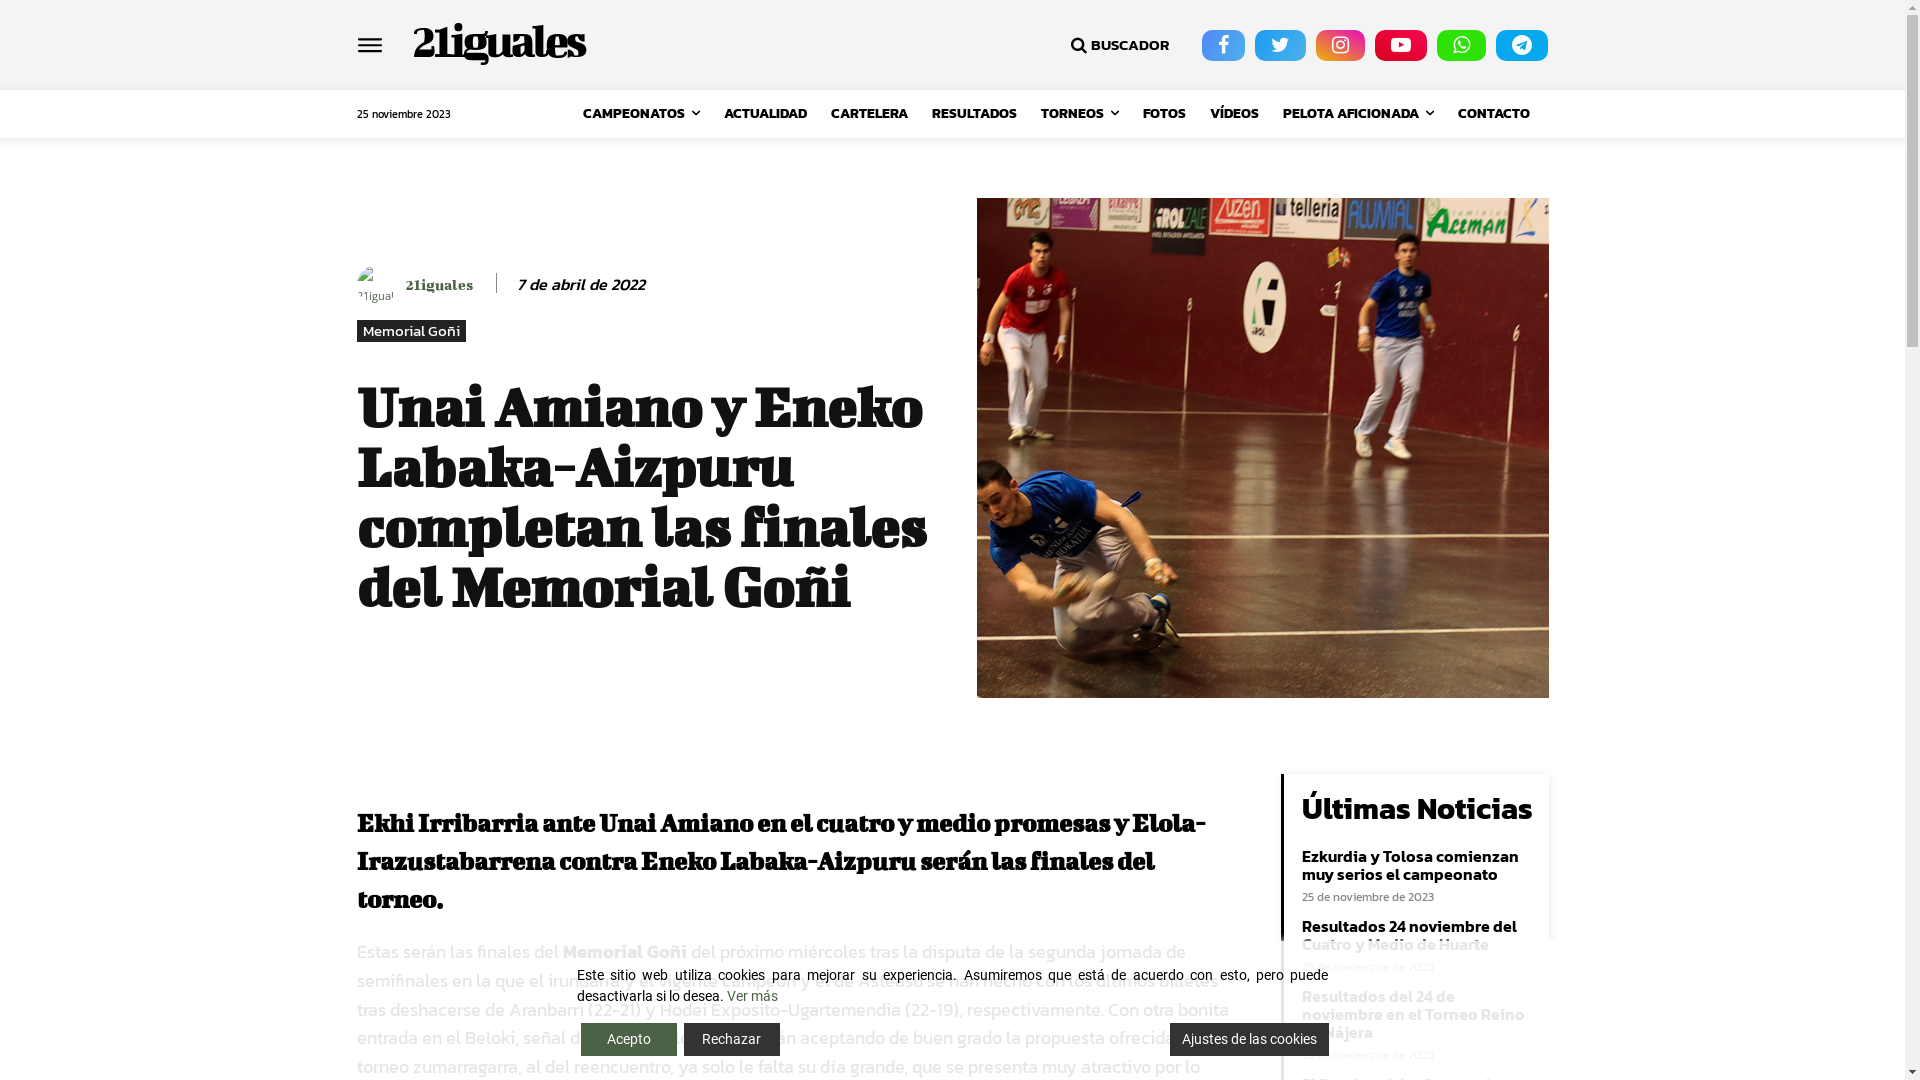 This screenshot has width=1920, height=1080. Describe the element at coordinates (869, 114) in the screenshot. I see `'CARTELERA'` at that location.